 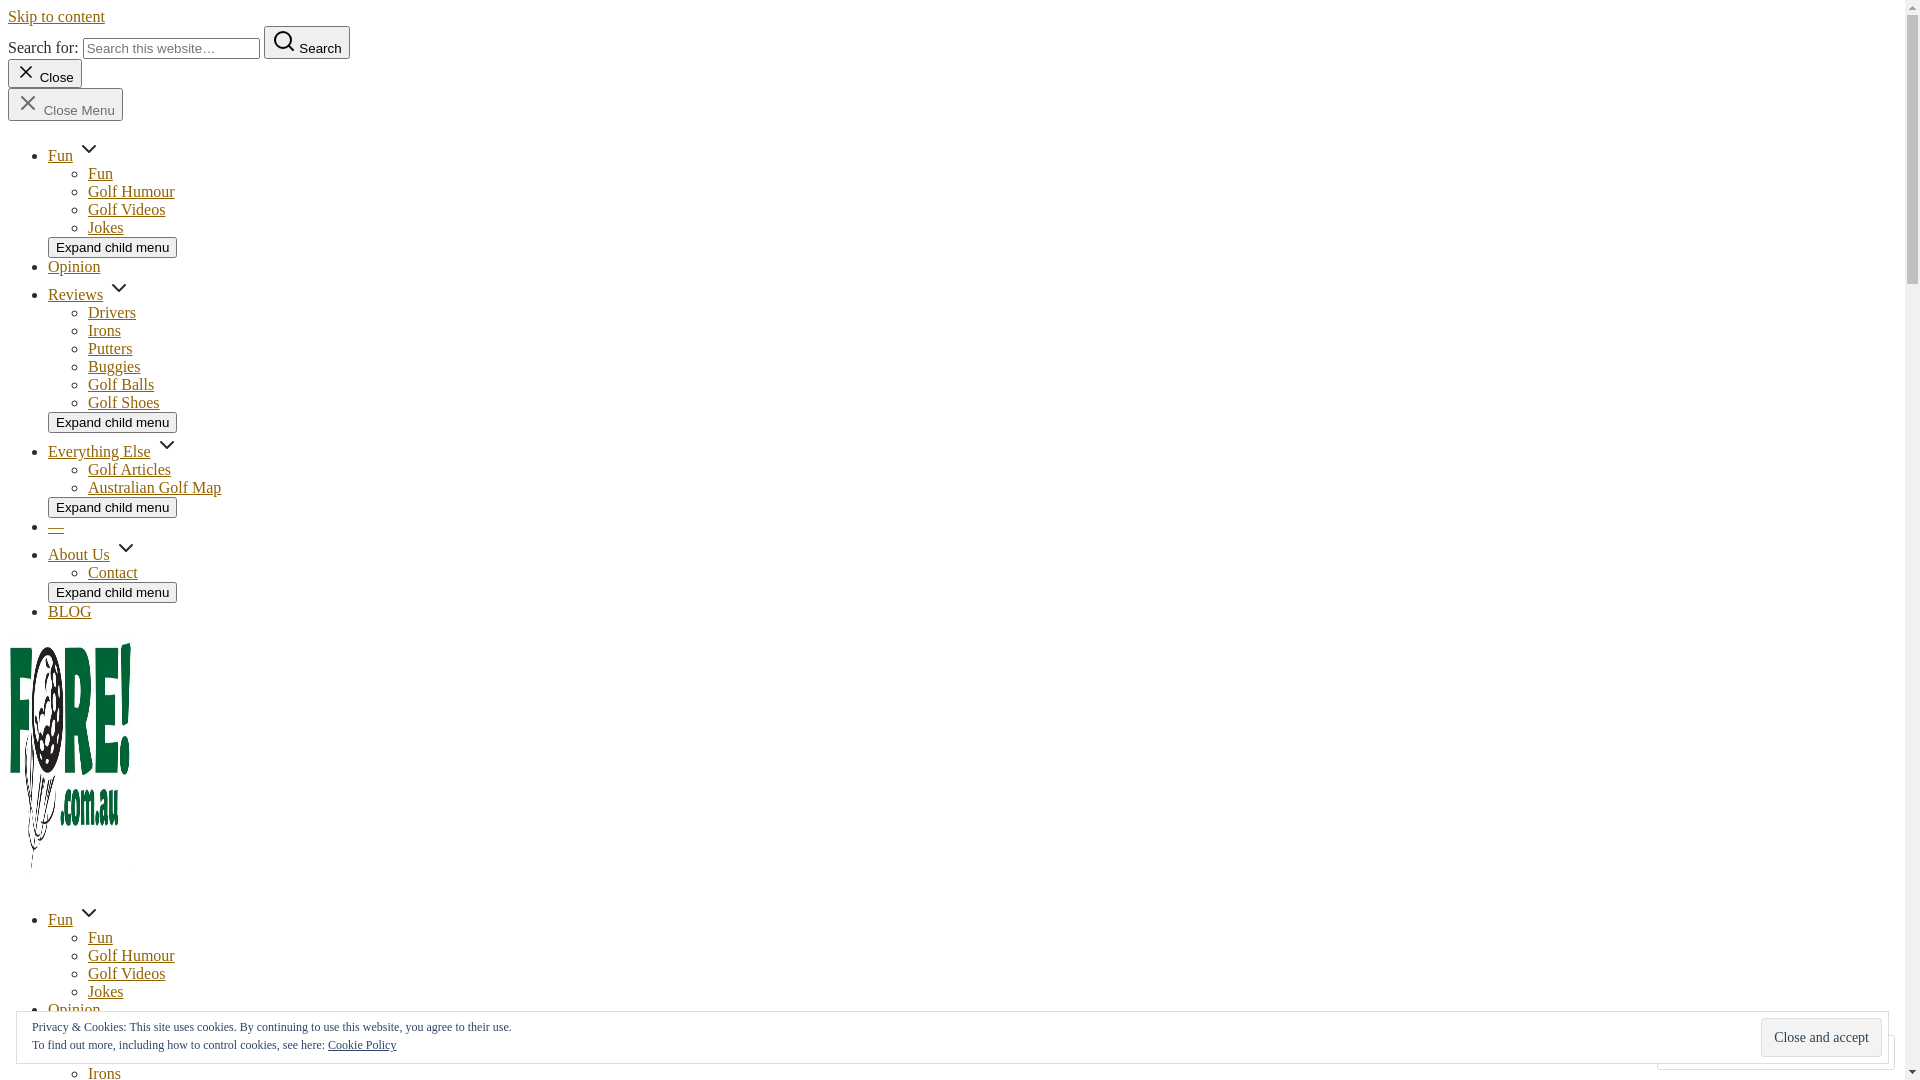 What do you see at coordinates (104, 991) in the screenshot?
I see `'Jokes'` at bounding box center [104, 991].